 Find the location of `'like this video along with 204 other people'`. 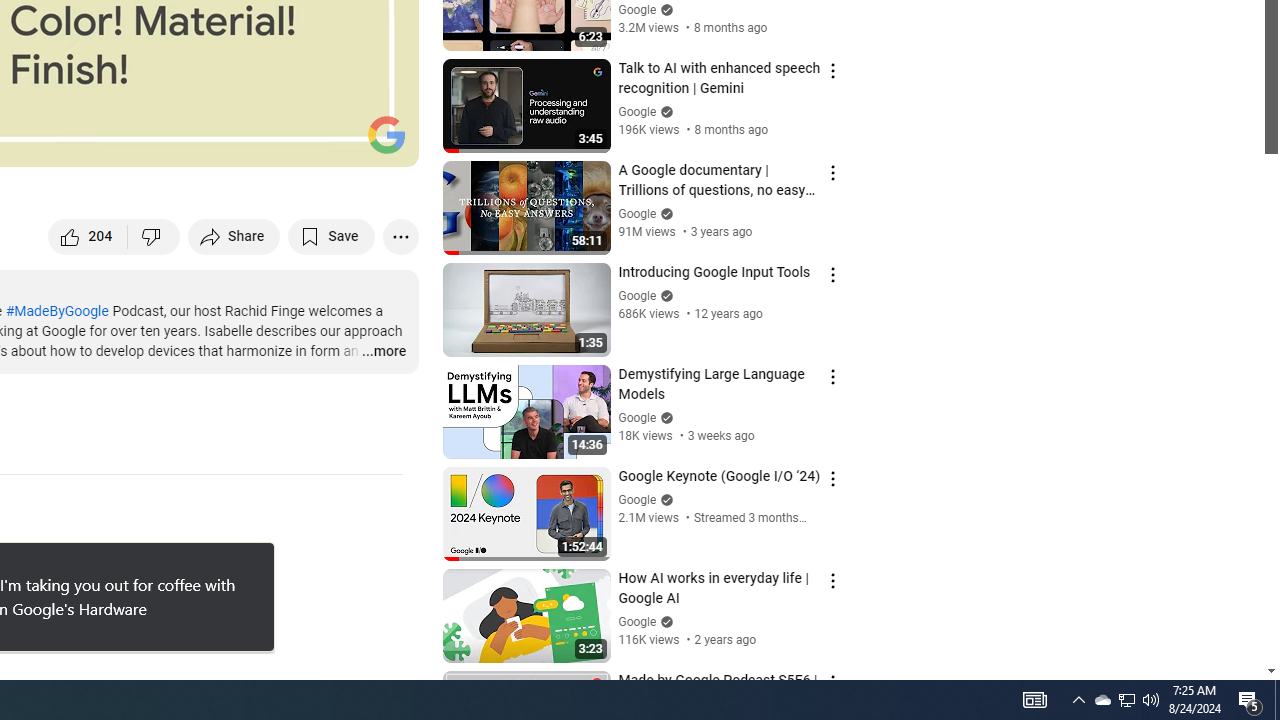

'like this video along with 204 other people' is located at coordinates (87, 235).